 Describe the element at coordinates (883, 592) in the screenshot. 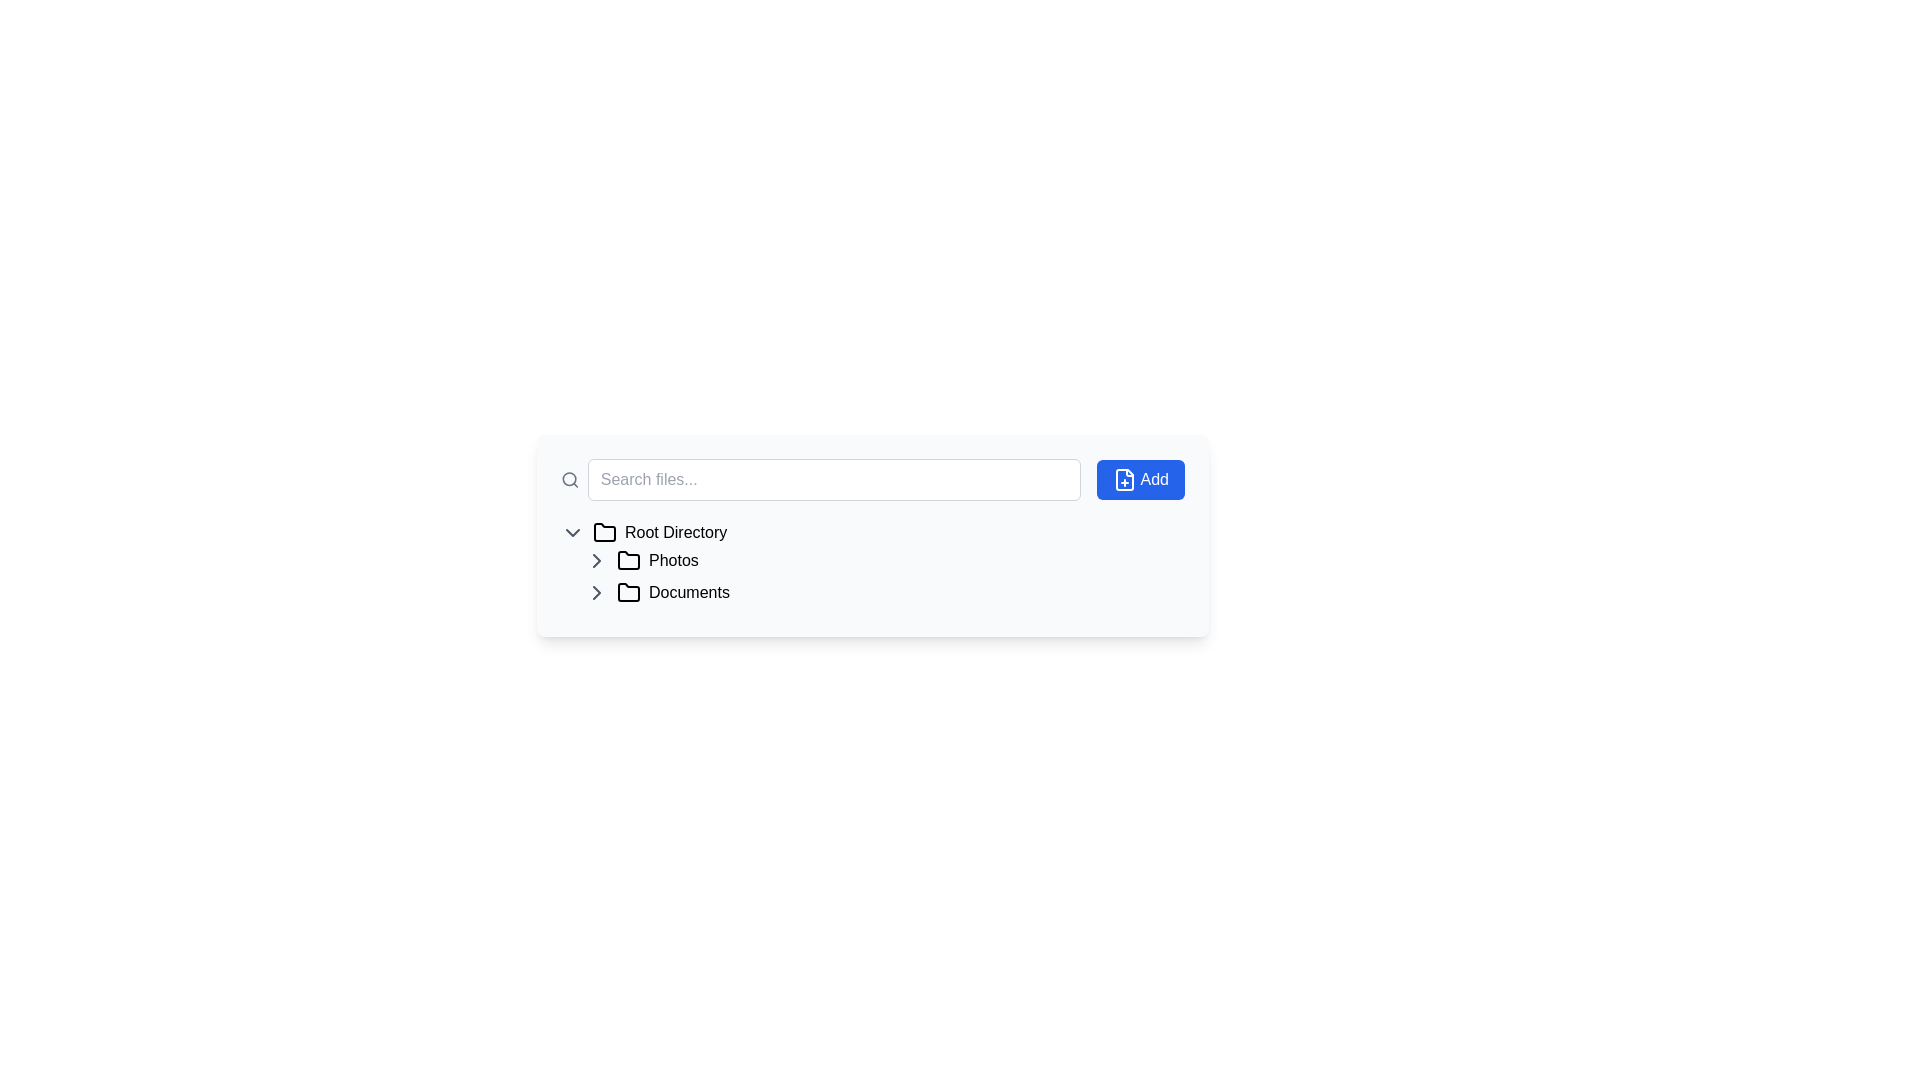

I see `the 'Documents' folder component in the file navigation interface` at that location.